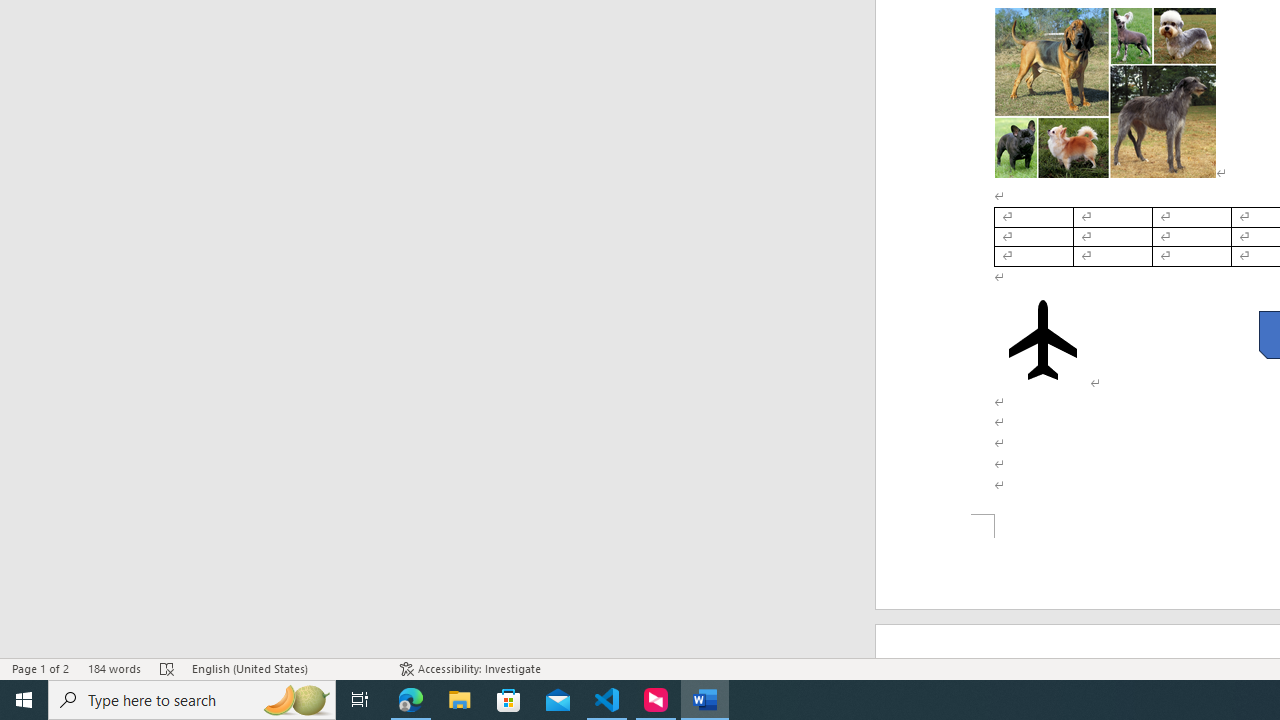 The height and width of the screenshot is (720, 1280). Describe the element at coordinates (1041, 339) in the screenshot. I see `'Airplane with solid fill'` at that location.